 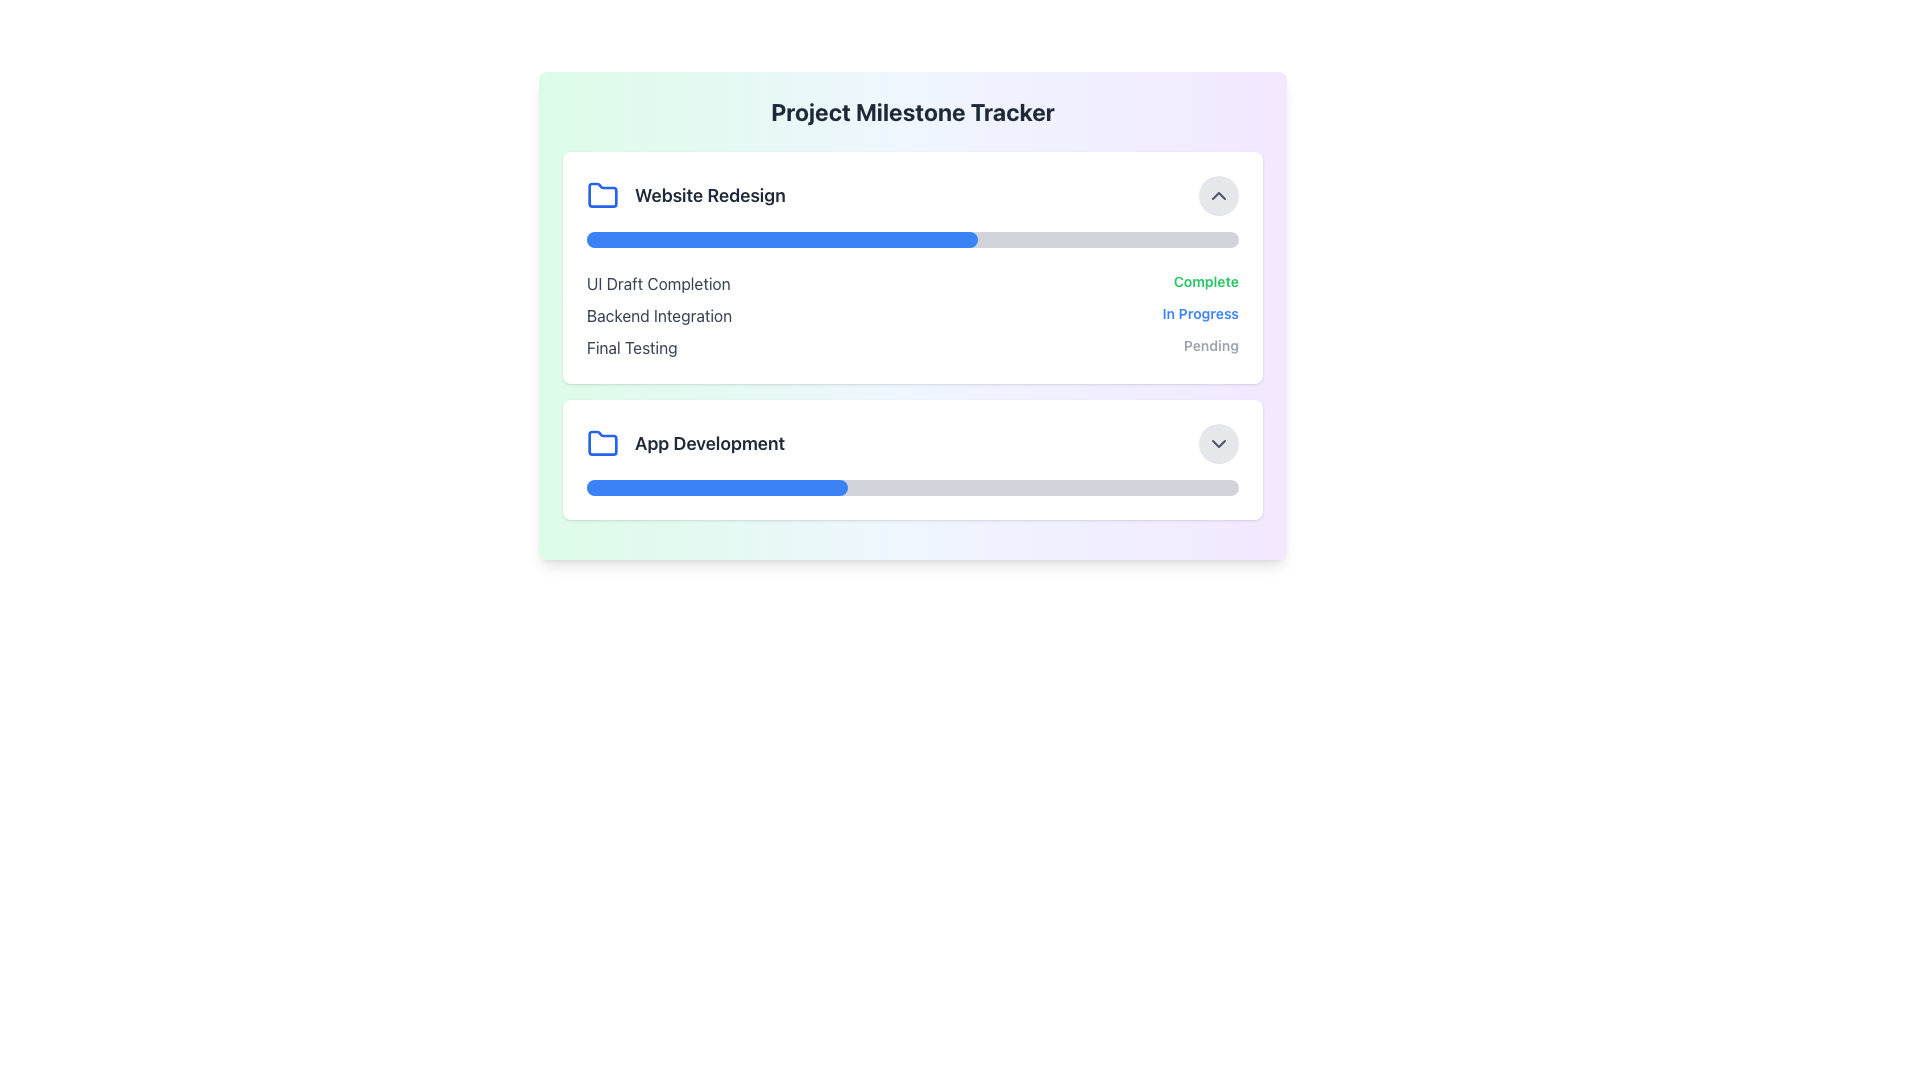 I want to click on the progress visually by focusing on the progress bar located in the 'Website Redesign' section of the 'Project Milestone Tracker' interface, which is filled to approximately 60% with a blue color against a gray background, so click(x=911, y=238).